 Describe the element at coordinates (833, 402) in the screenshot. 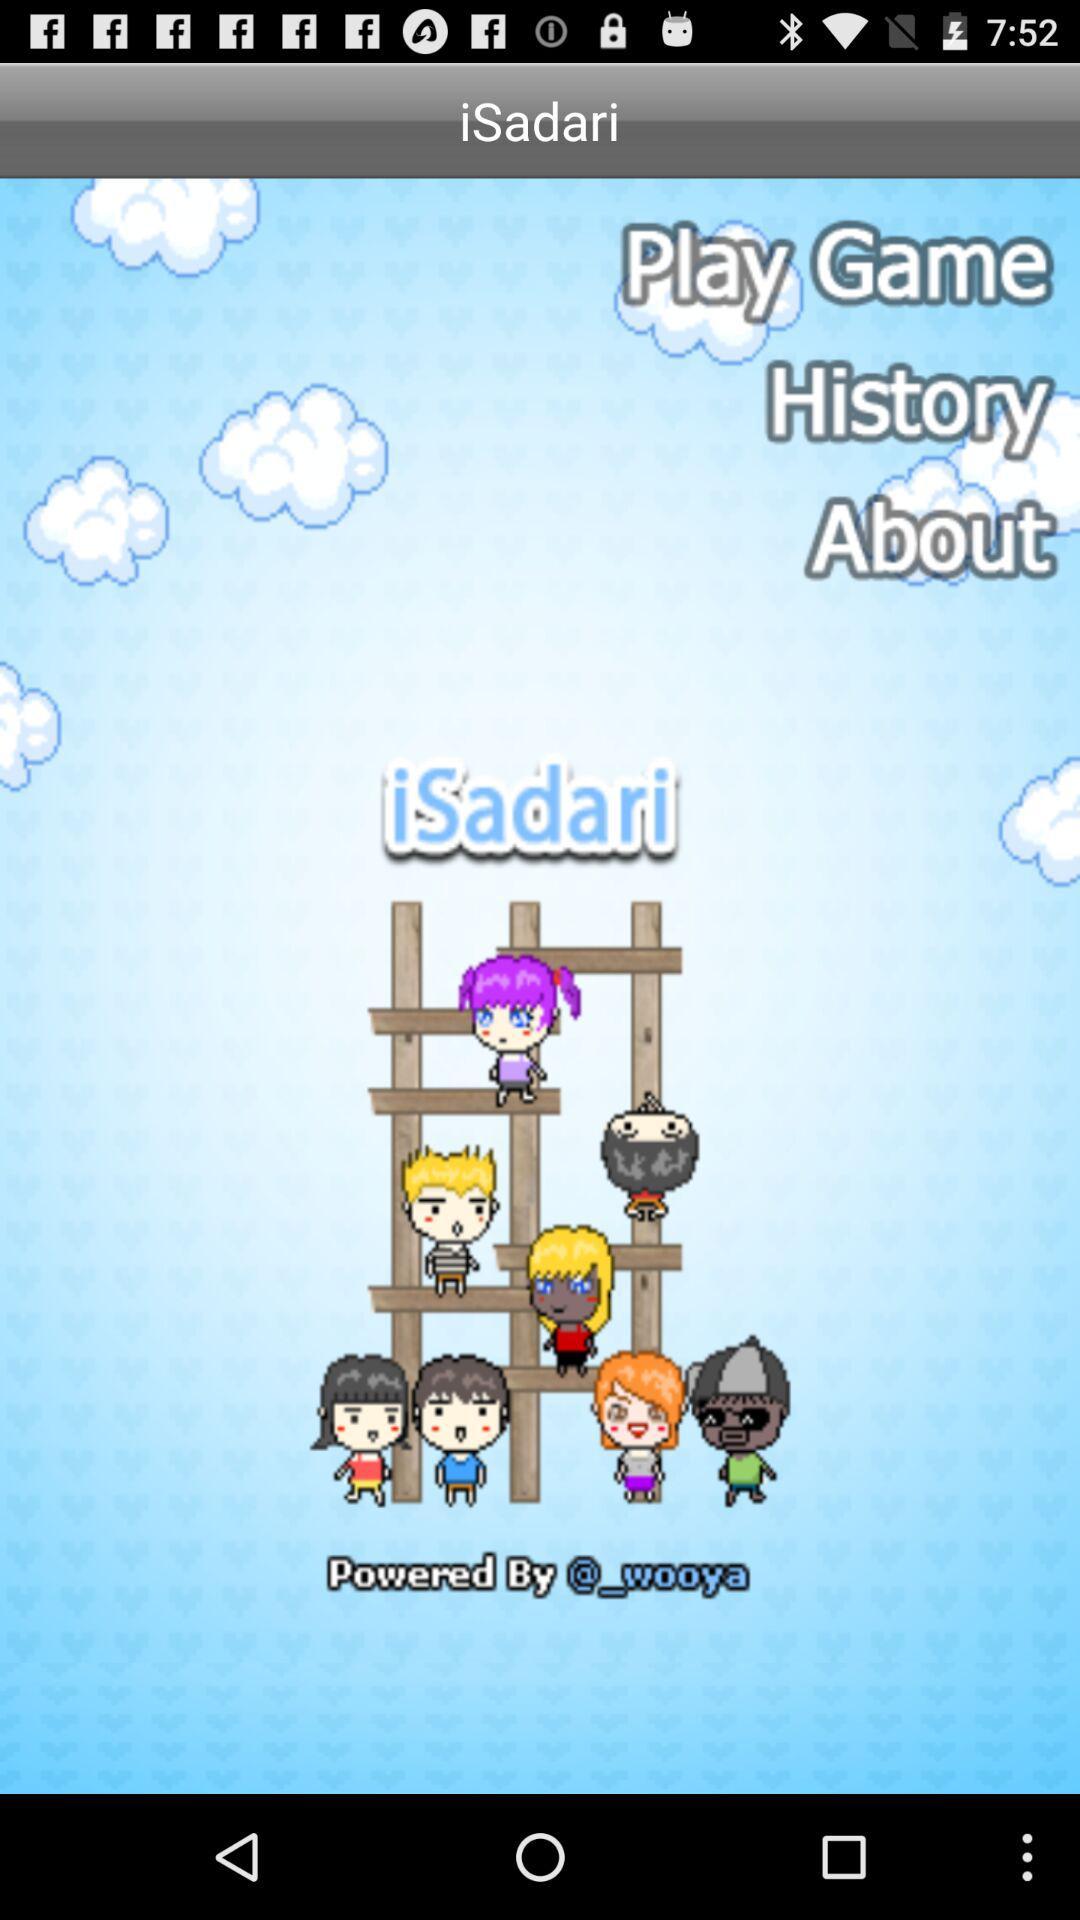

I see `open the history screen` at that location.